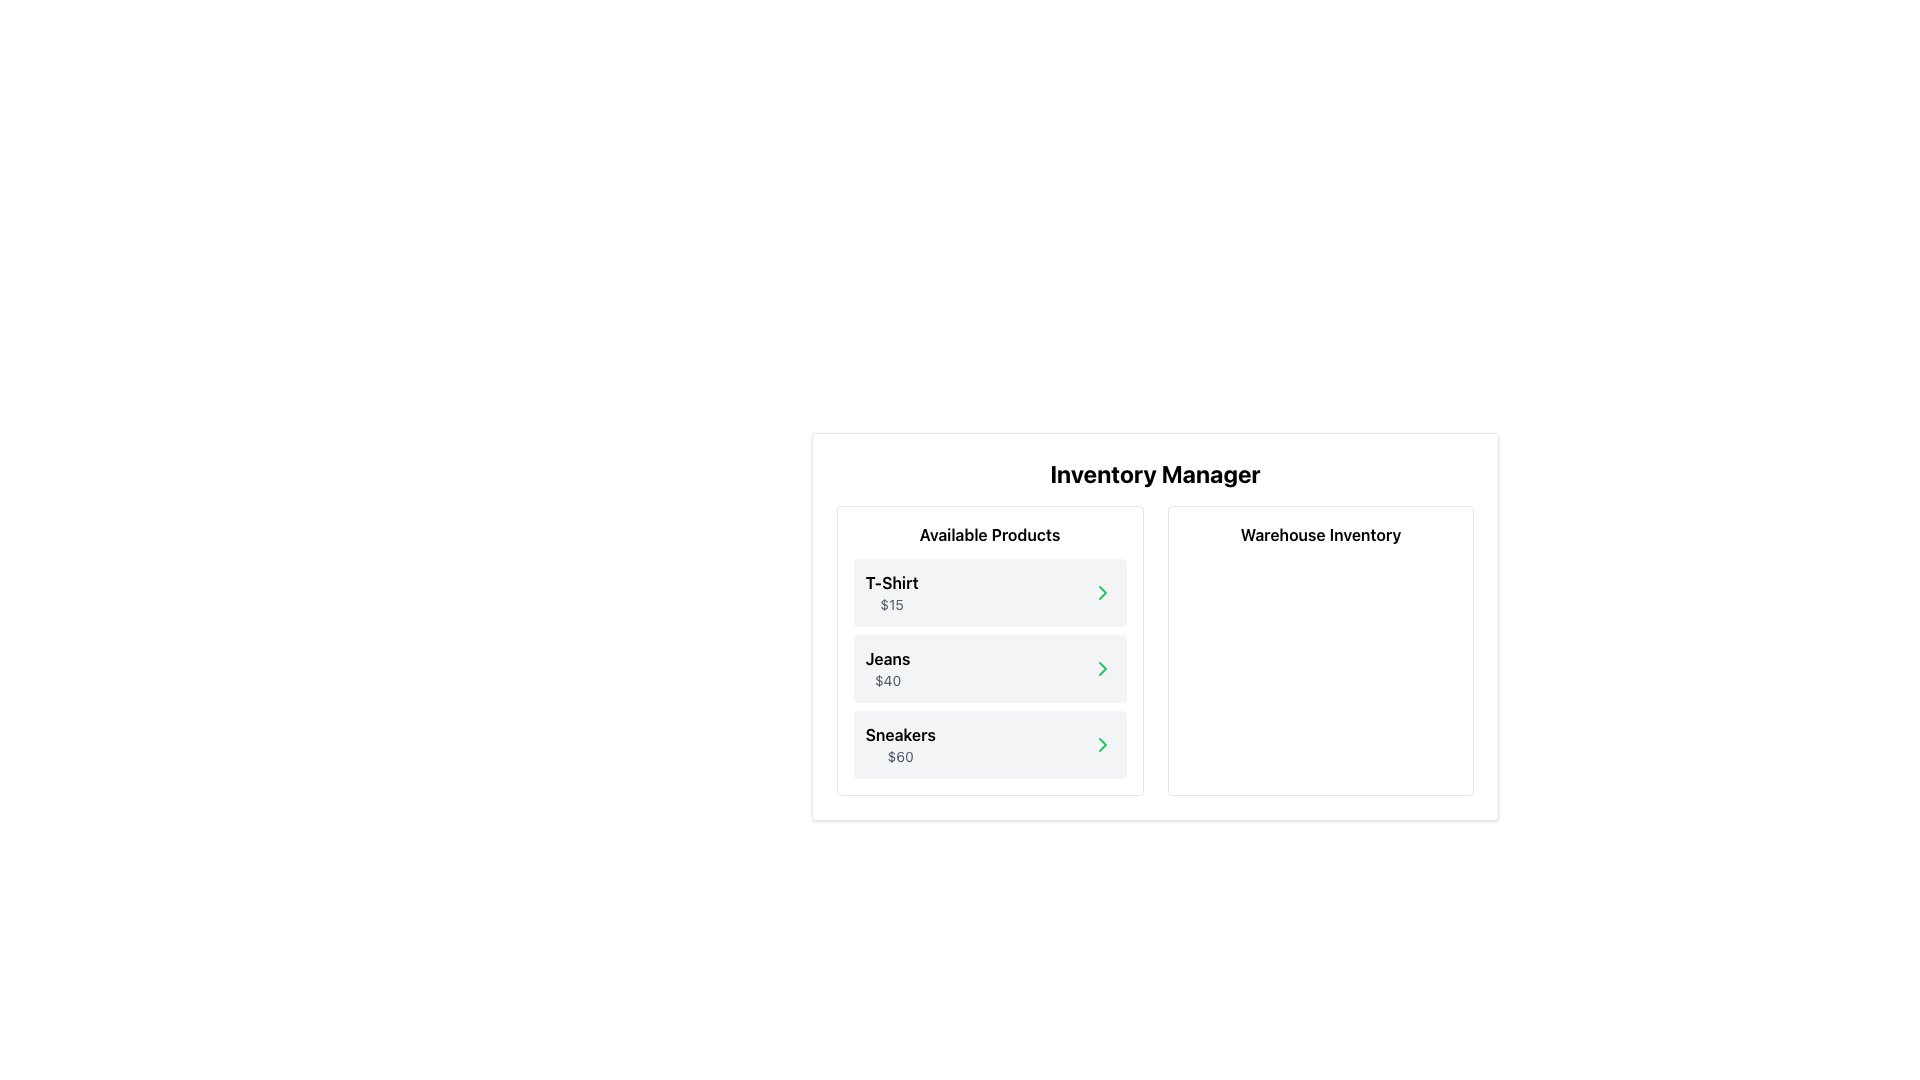 The image size is (1920, 1080). I want to click on the 'Sneakers' list item in the 'Available Products' panel, so click(990, 744).